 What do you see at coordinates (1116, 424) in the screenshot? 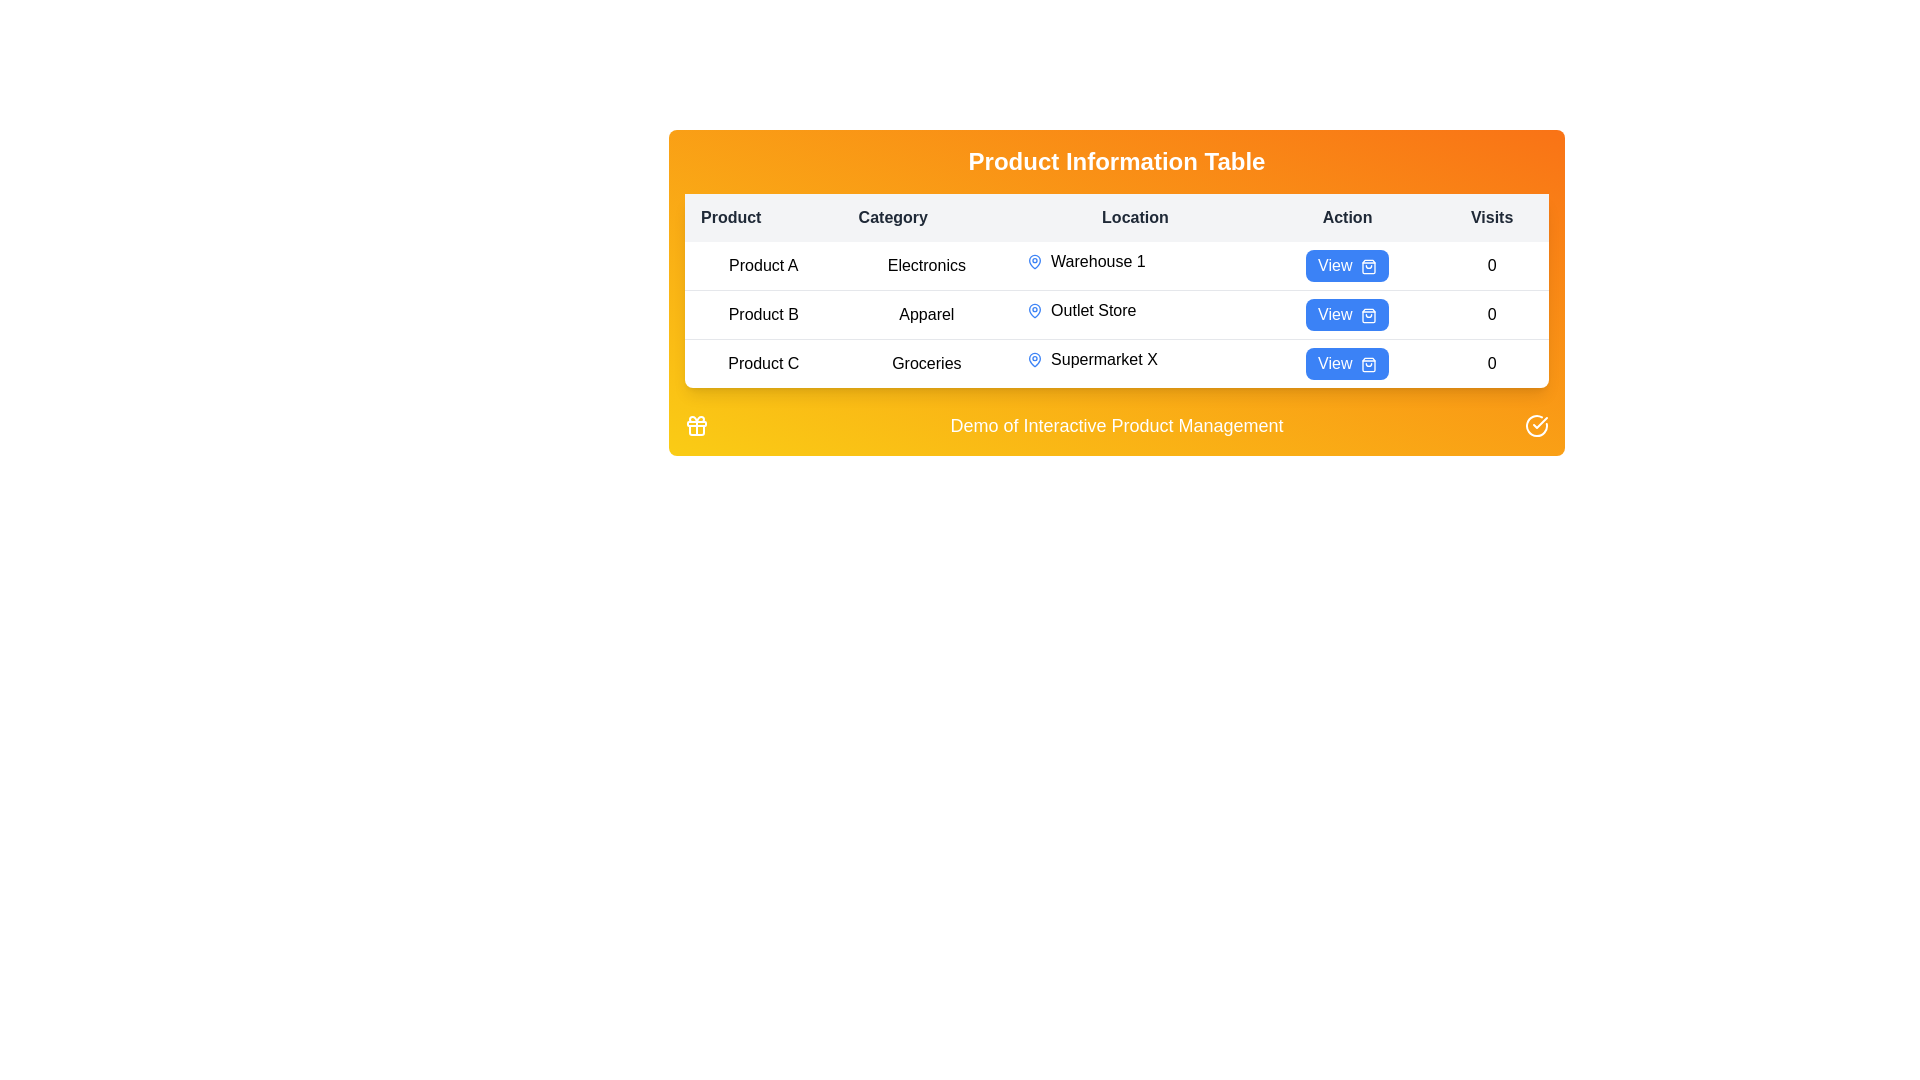
I see `the text label that says 'Demo of Interactive Product Management', which is styled with a large font size and white color on a gradient orange background, positioned centrally below the table headings in the Product Information Table` at bounding box center [1116, 424].